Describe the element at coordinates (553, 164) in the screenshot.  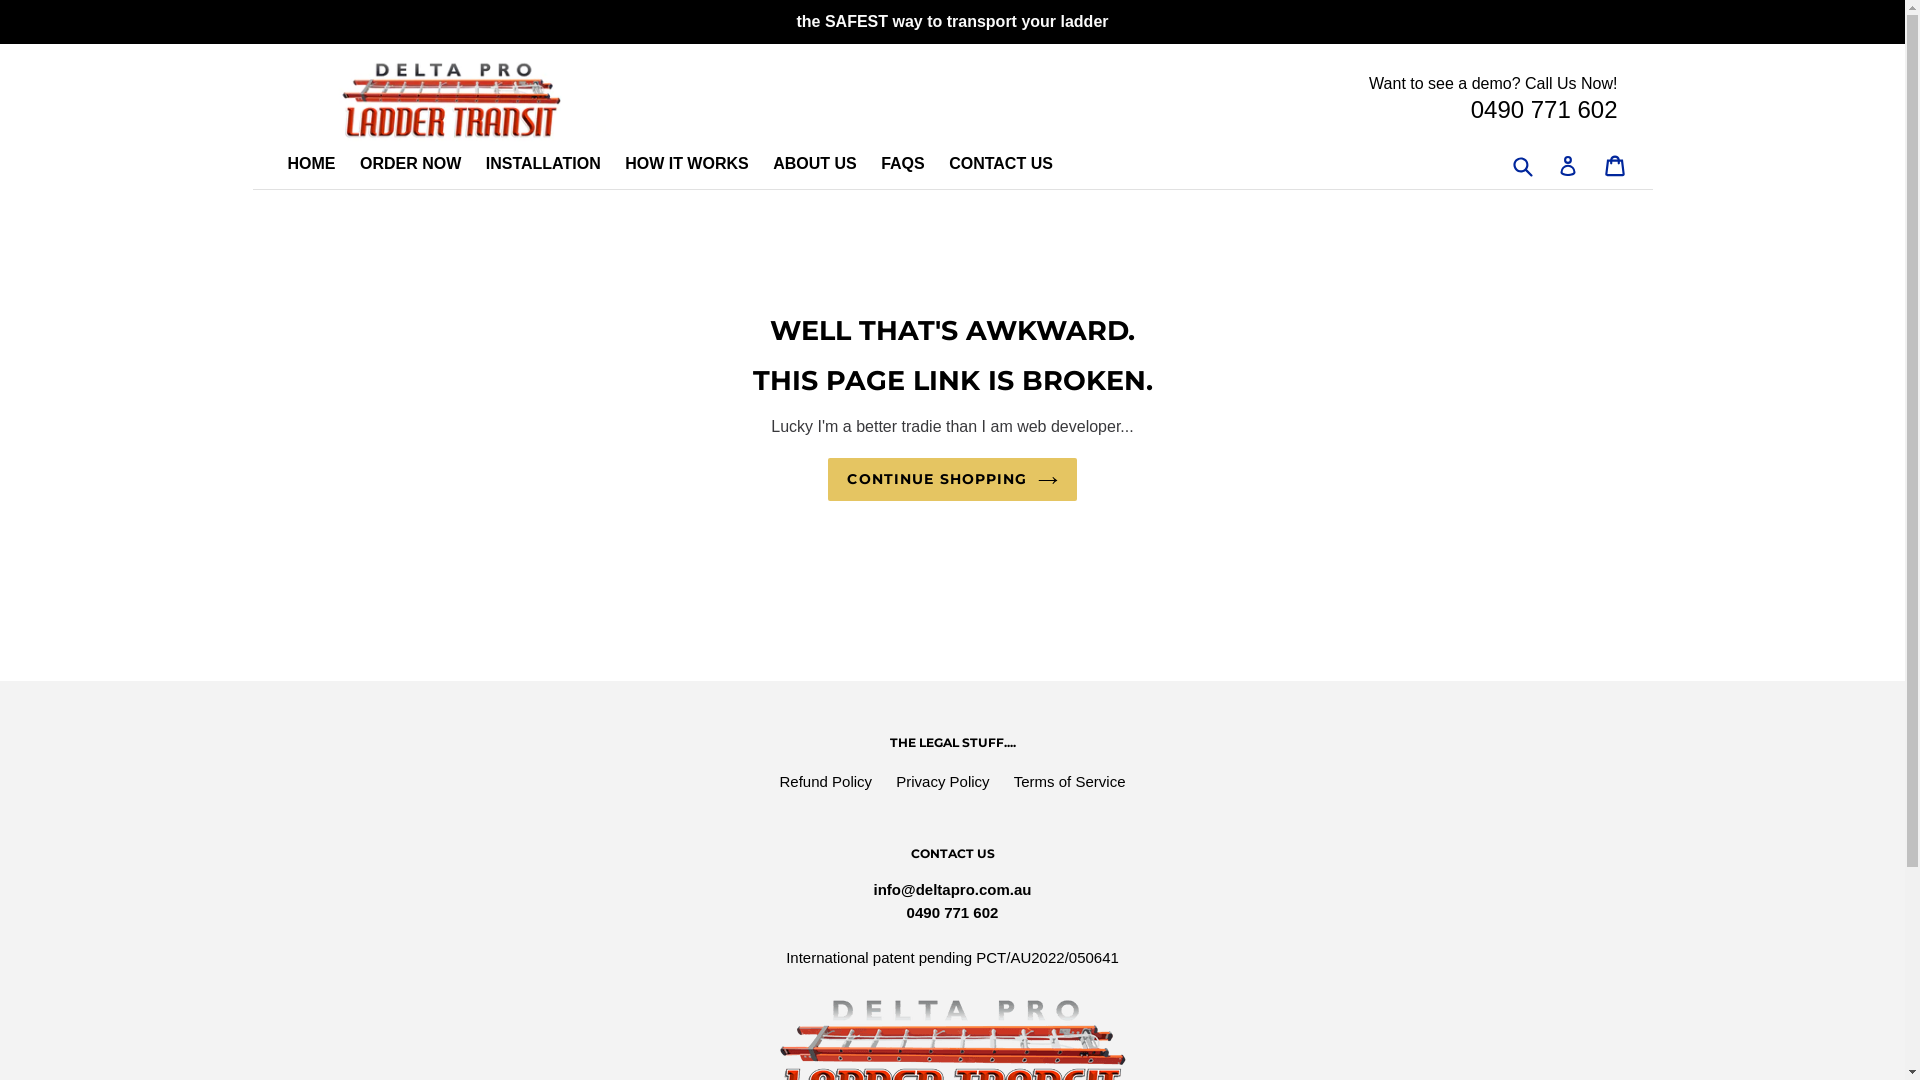
I see `'INSTALLATION'` at that location.